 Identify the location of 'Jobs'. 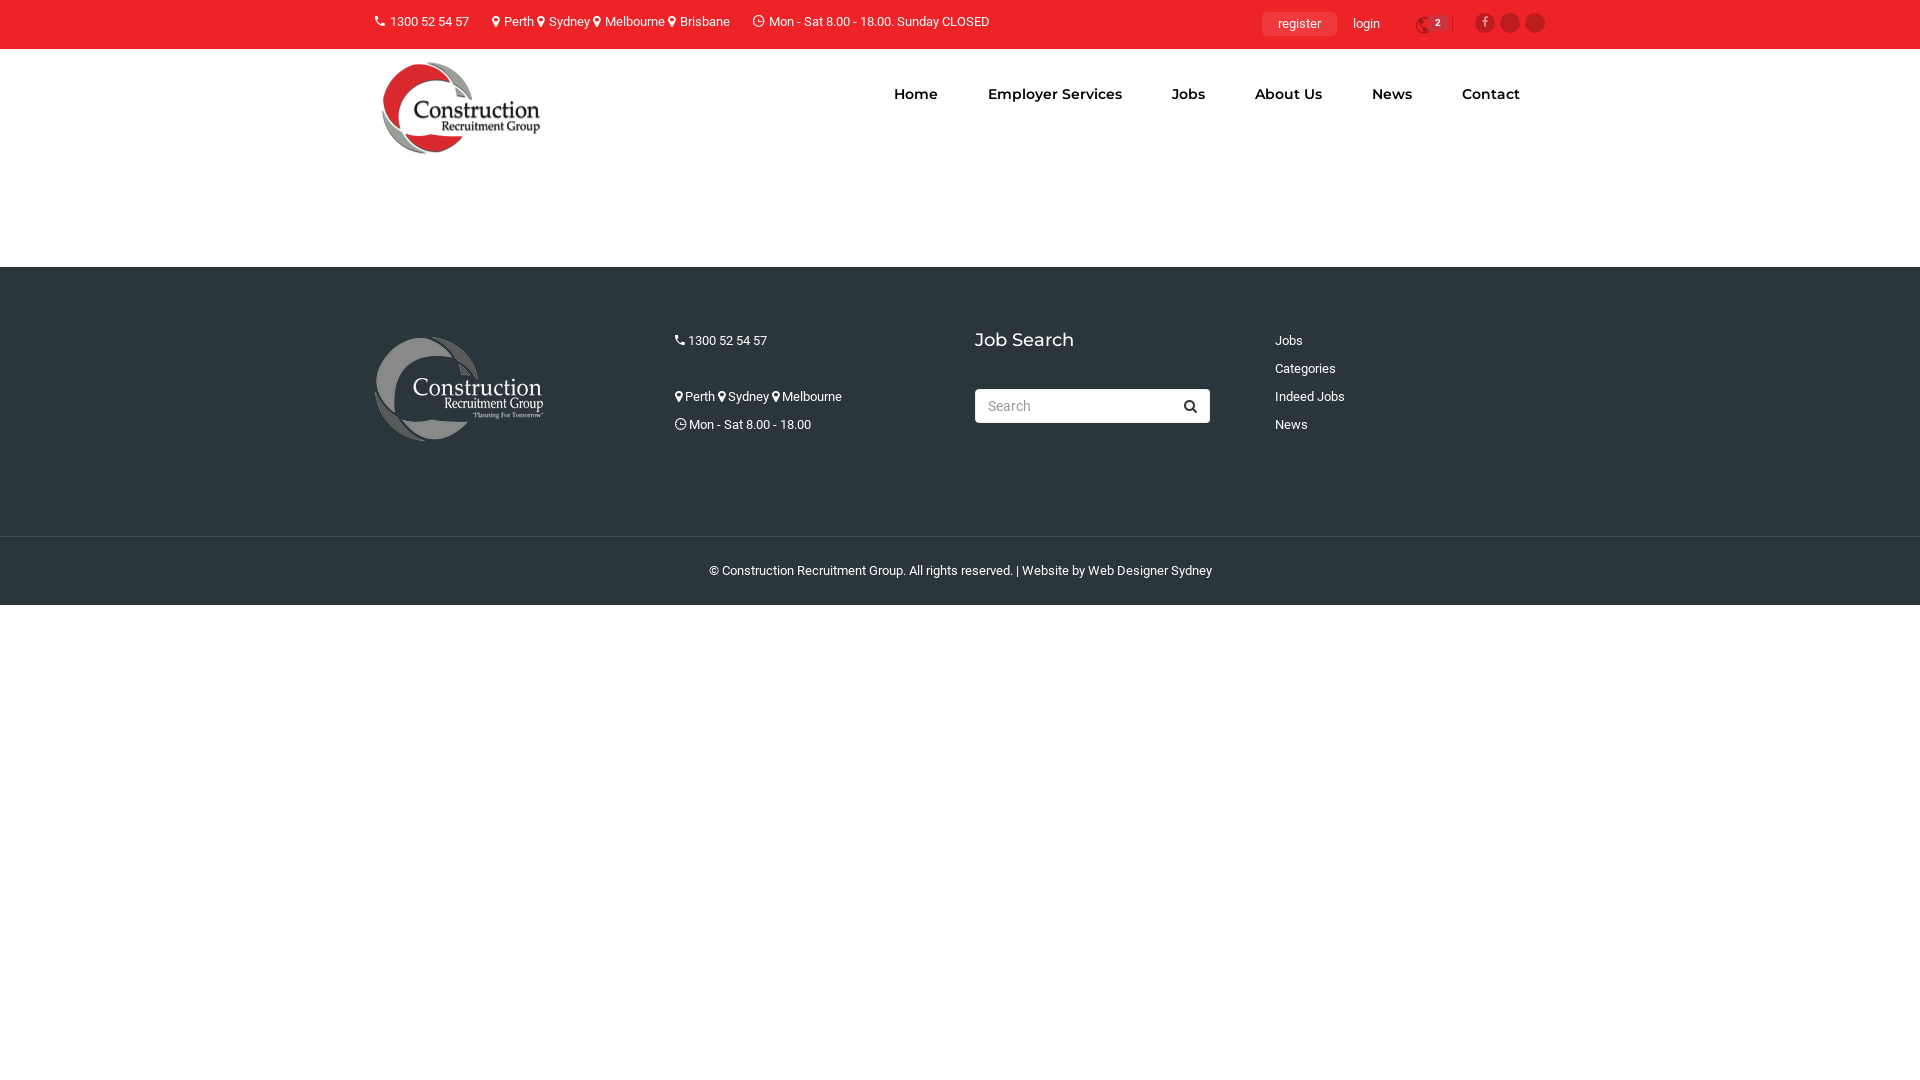
(1289, 339).